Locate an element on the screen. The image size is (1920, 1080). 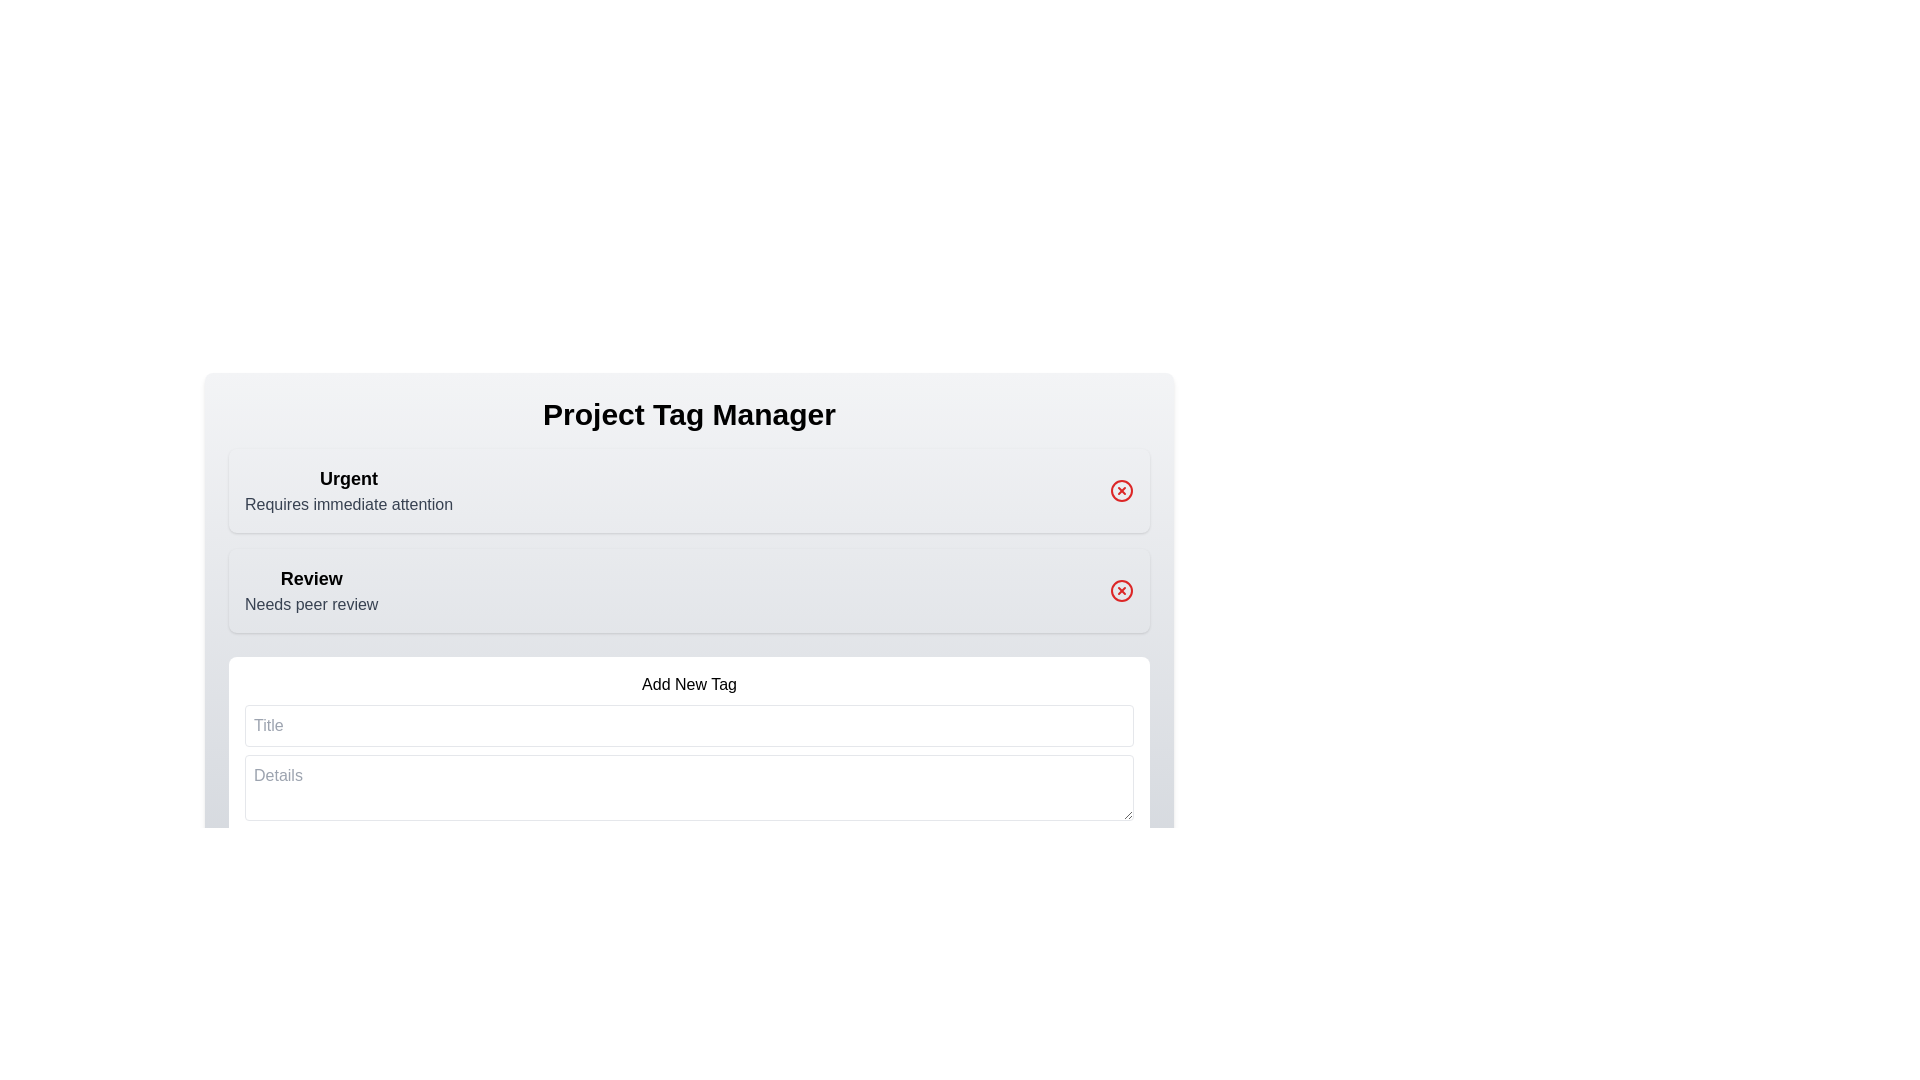
the circular border graphic with a bright red stroke located in the upper-right corner of the 'Urgent' section for interaction is located at coordinates (1122, 490).